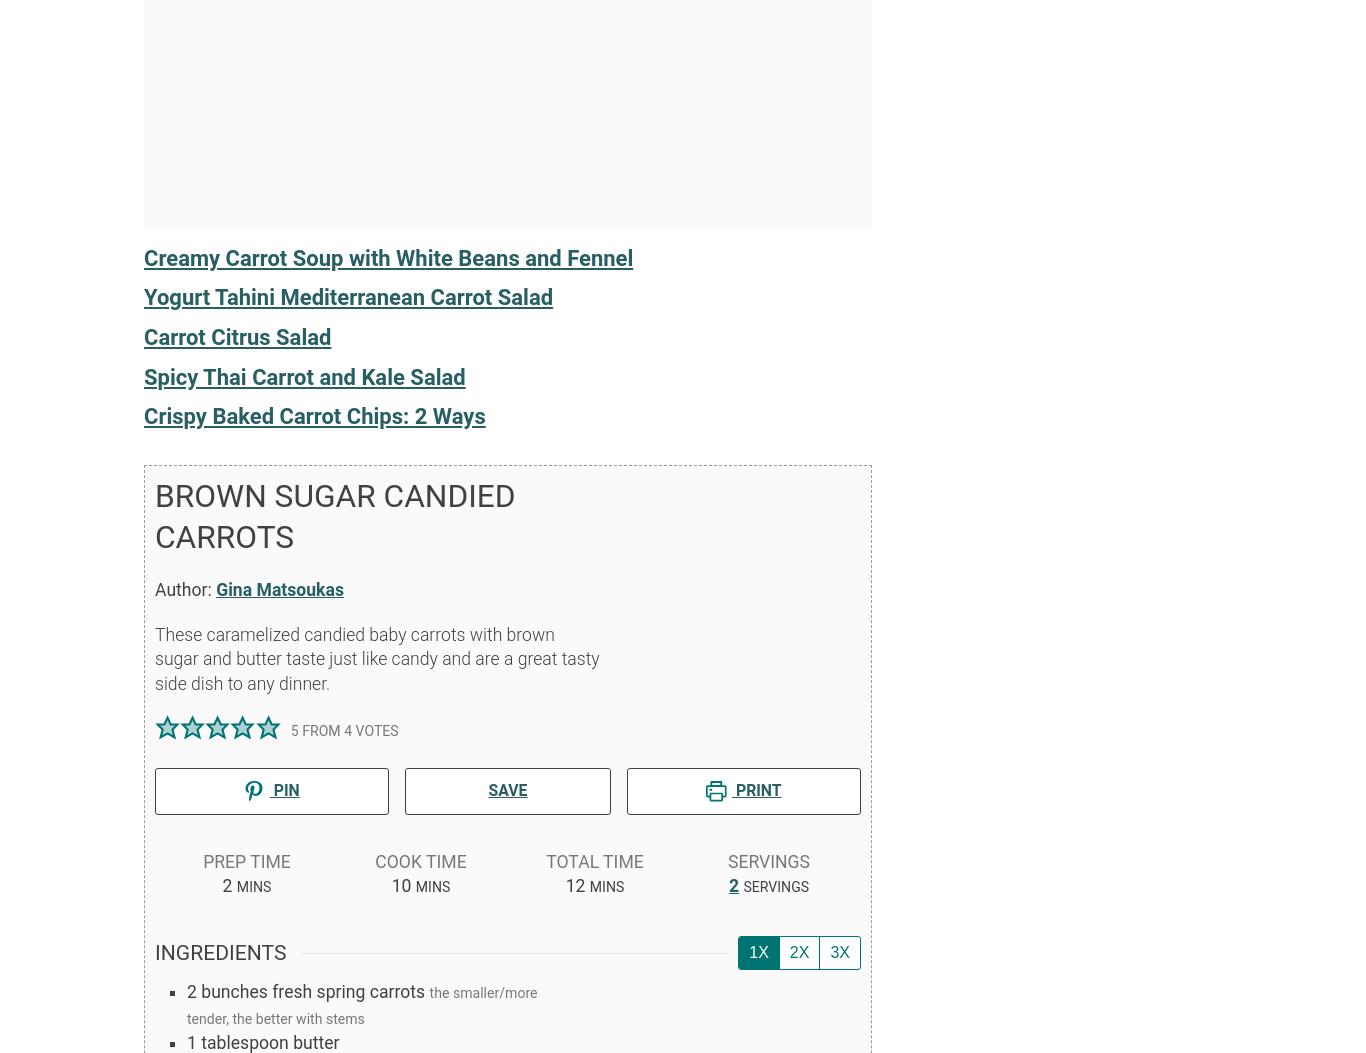 This screenshot has height=1053, width=1366. What do you see at coordinates (387, 256) in the screenshot?
I see `'Creamy Carrot Soup with White Beans and Fennel'` at bounding box center [387, 256].